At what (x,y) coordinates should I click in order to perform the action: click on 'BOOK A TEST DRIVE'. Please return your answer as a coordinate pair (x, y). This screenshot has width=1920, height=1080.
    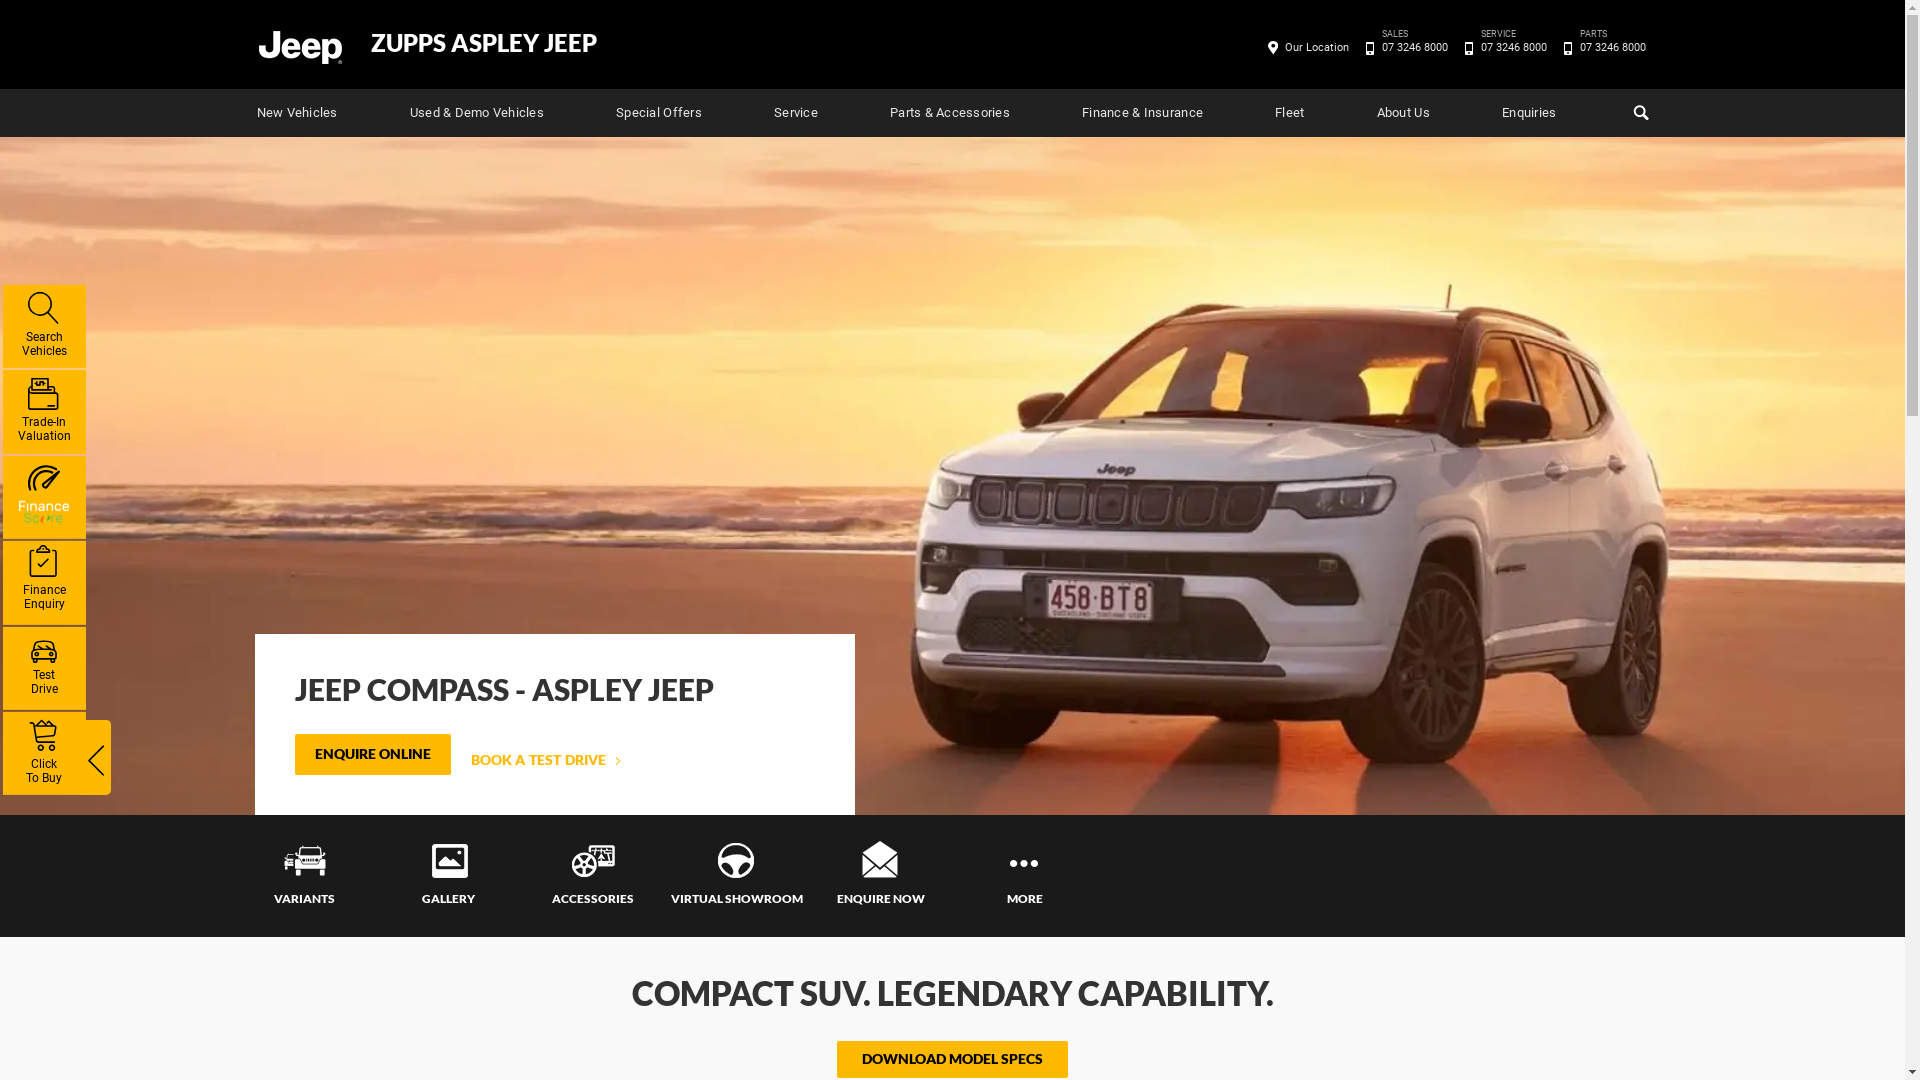
    Looking at the image, I should click on (545, 759).